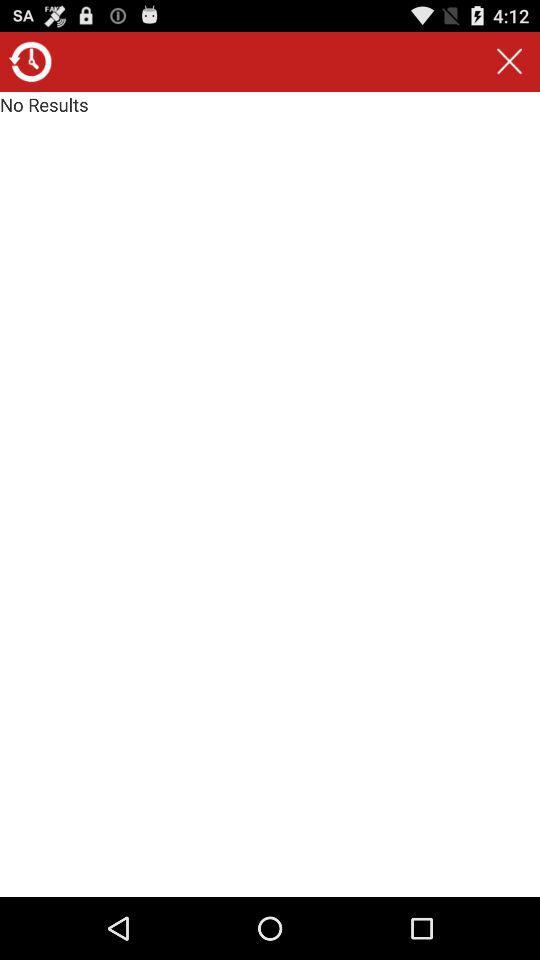 The width and height of the screenshot is (540, 960). Describe the element at coordinates (270, 493) in the screenshot. I see `the icon at the center` at that location.